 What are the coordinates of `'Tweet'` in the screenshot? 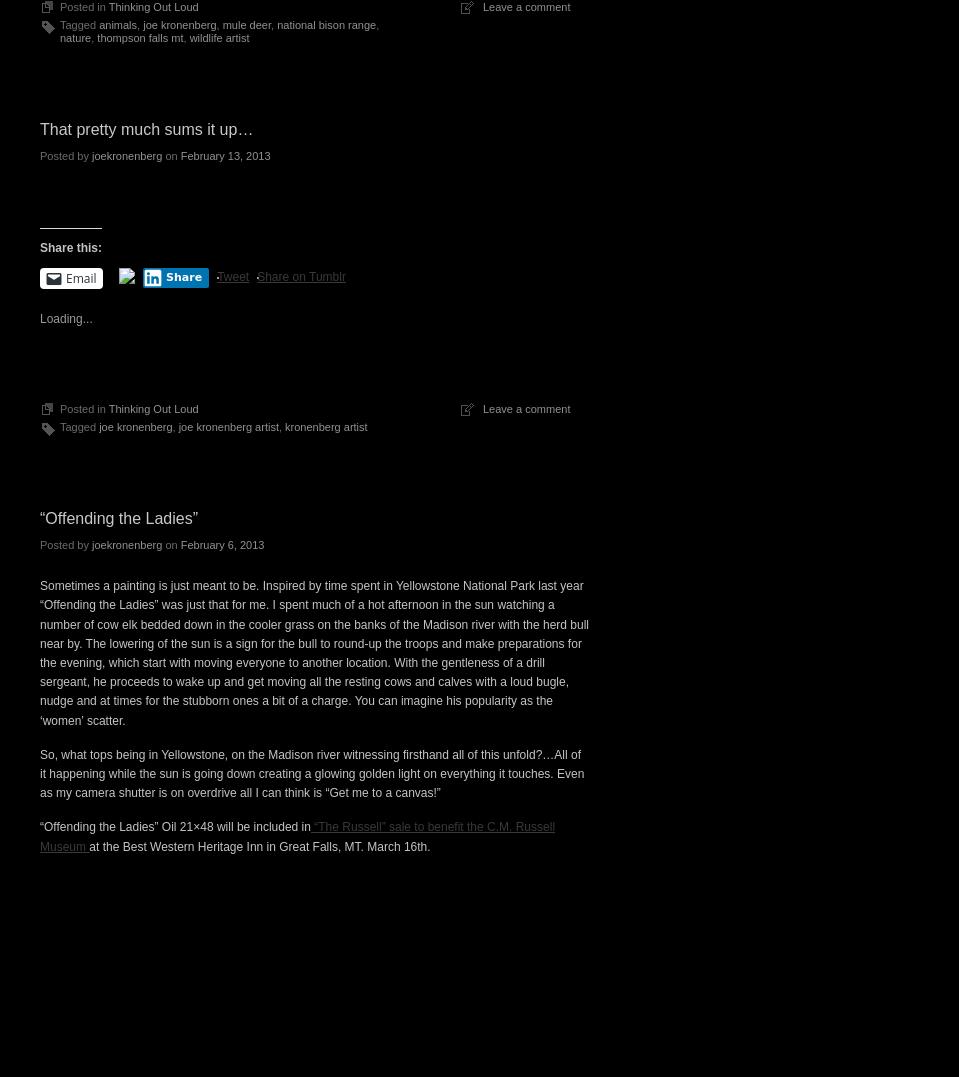 It's located at (217, 275).